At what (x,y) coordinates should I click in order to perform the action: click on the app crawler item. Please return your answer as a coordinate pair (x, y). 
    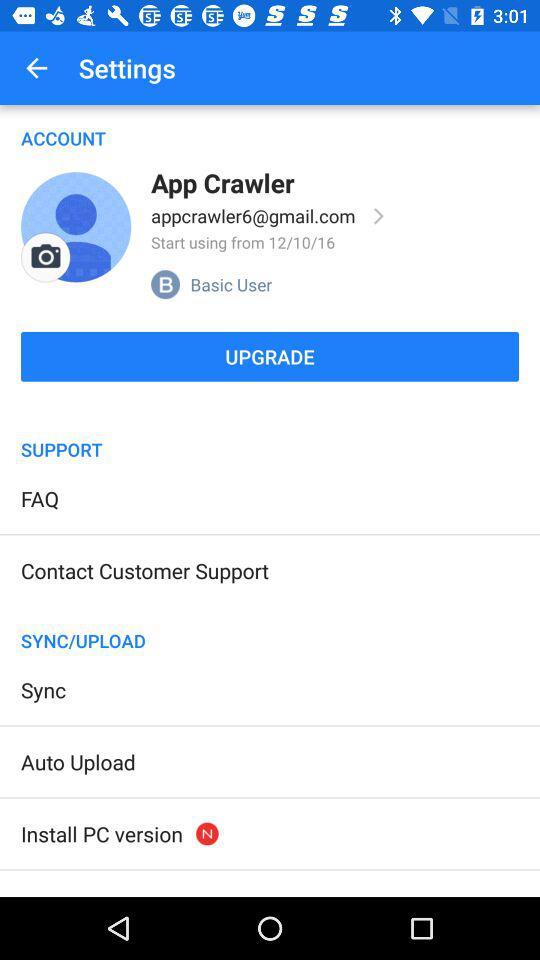
    Looking at the image, I should click on (221, 182).